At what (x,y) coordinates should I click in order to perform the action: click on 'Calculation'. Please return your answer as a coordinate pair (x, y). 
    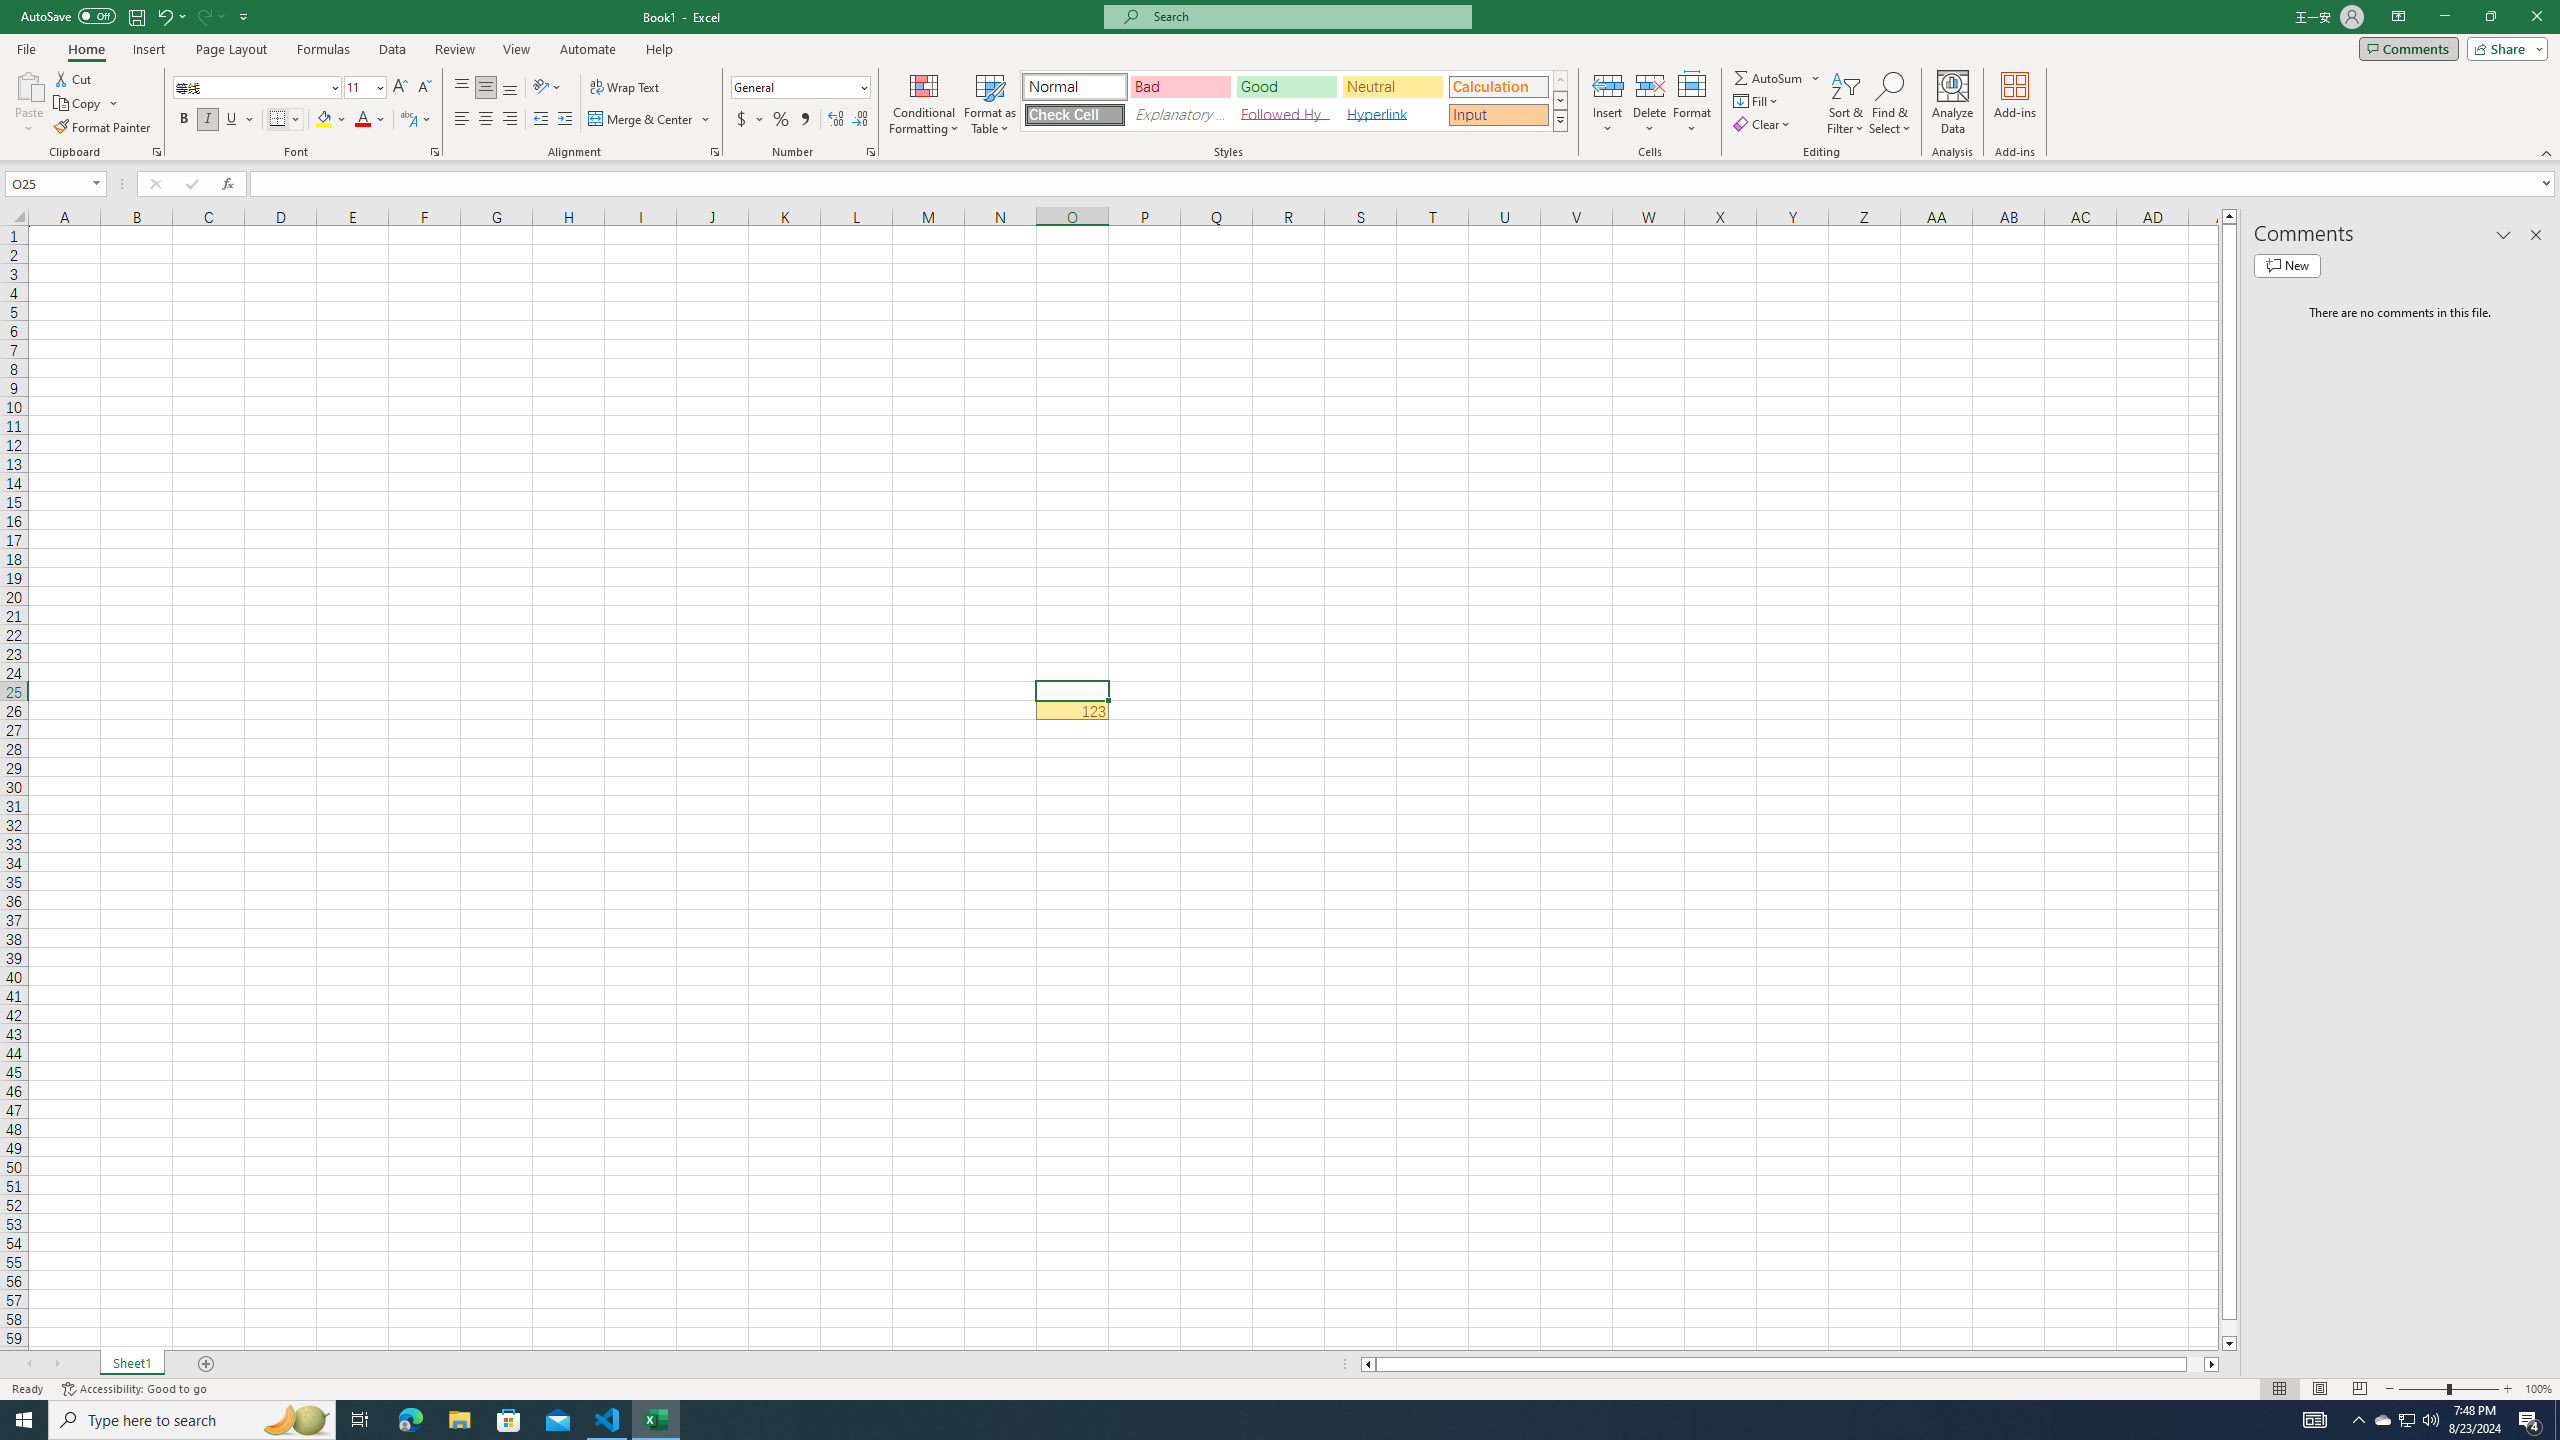
    Looking at the image, I should click on (1497, 87).